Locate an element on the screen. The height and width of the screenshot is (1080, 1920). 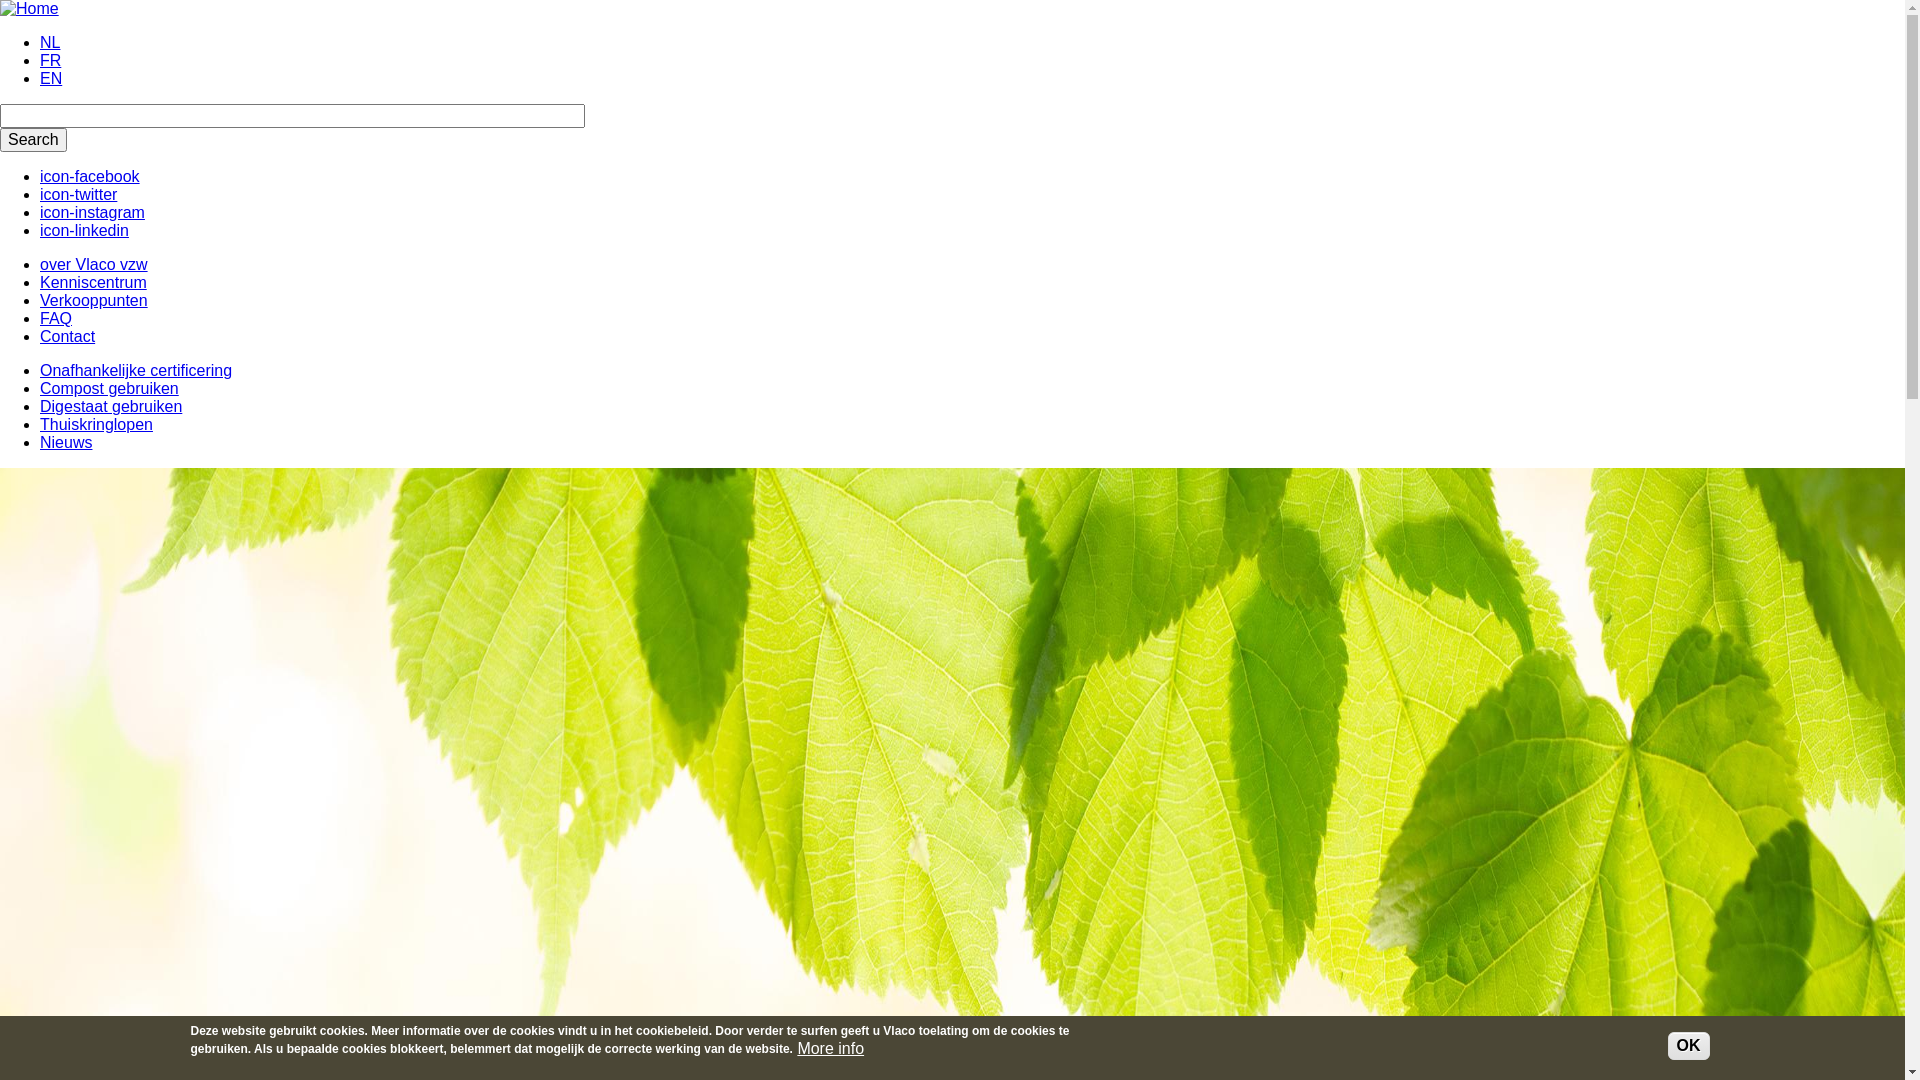
'NL' is located at coordinates (49, 42).